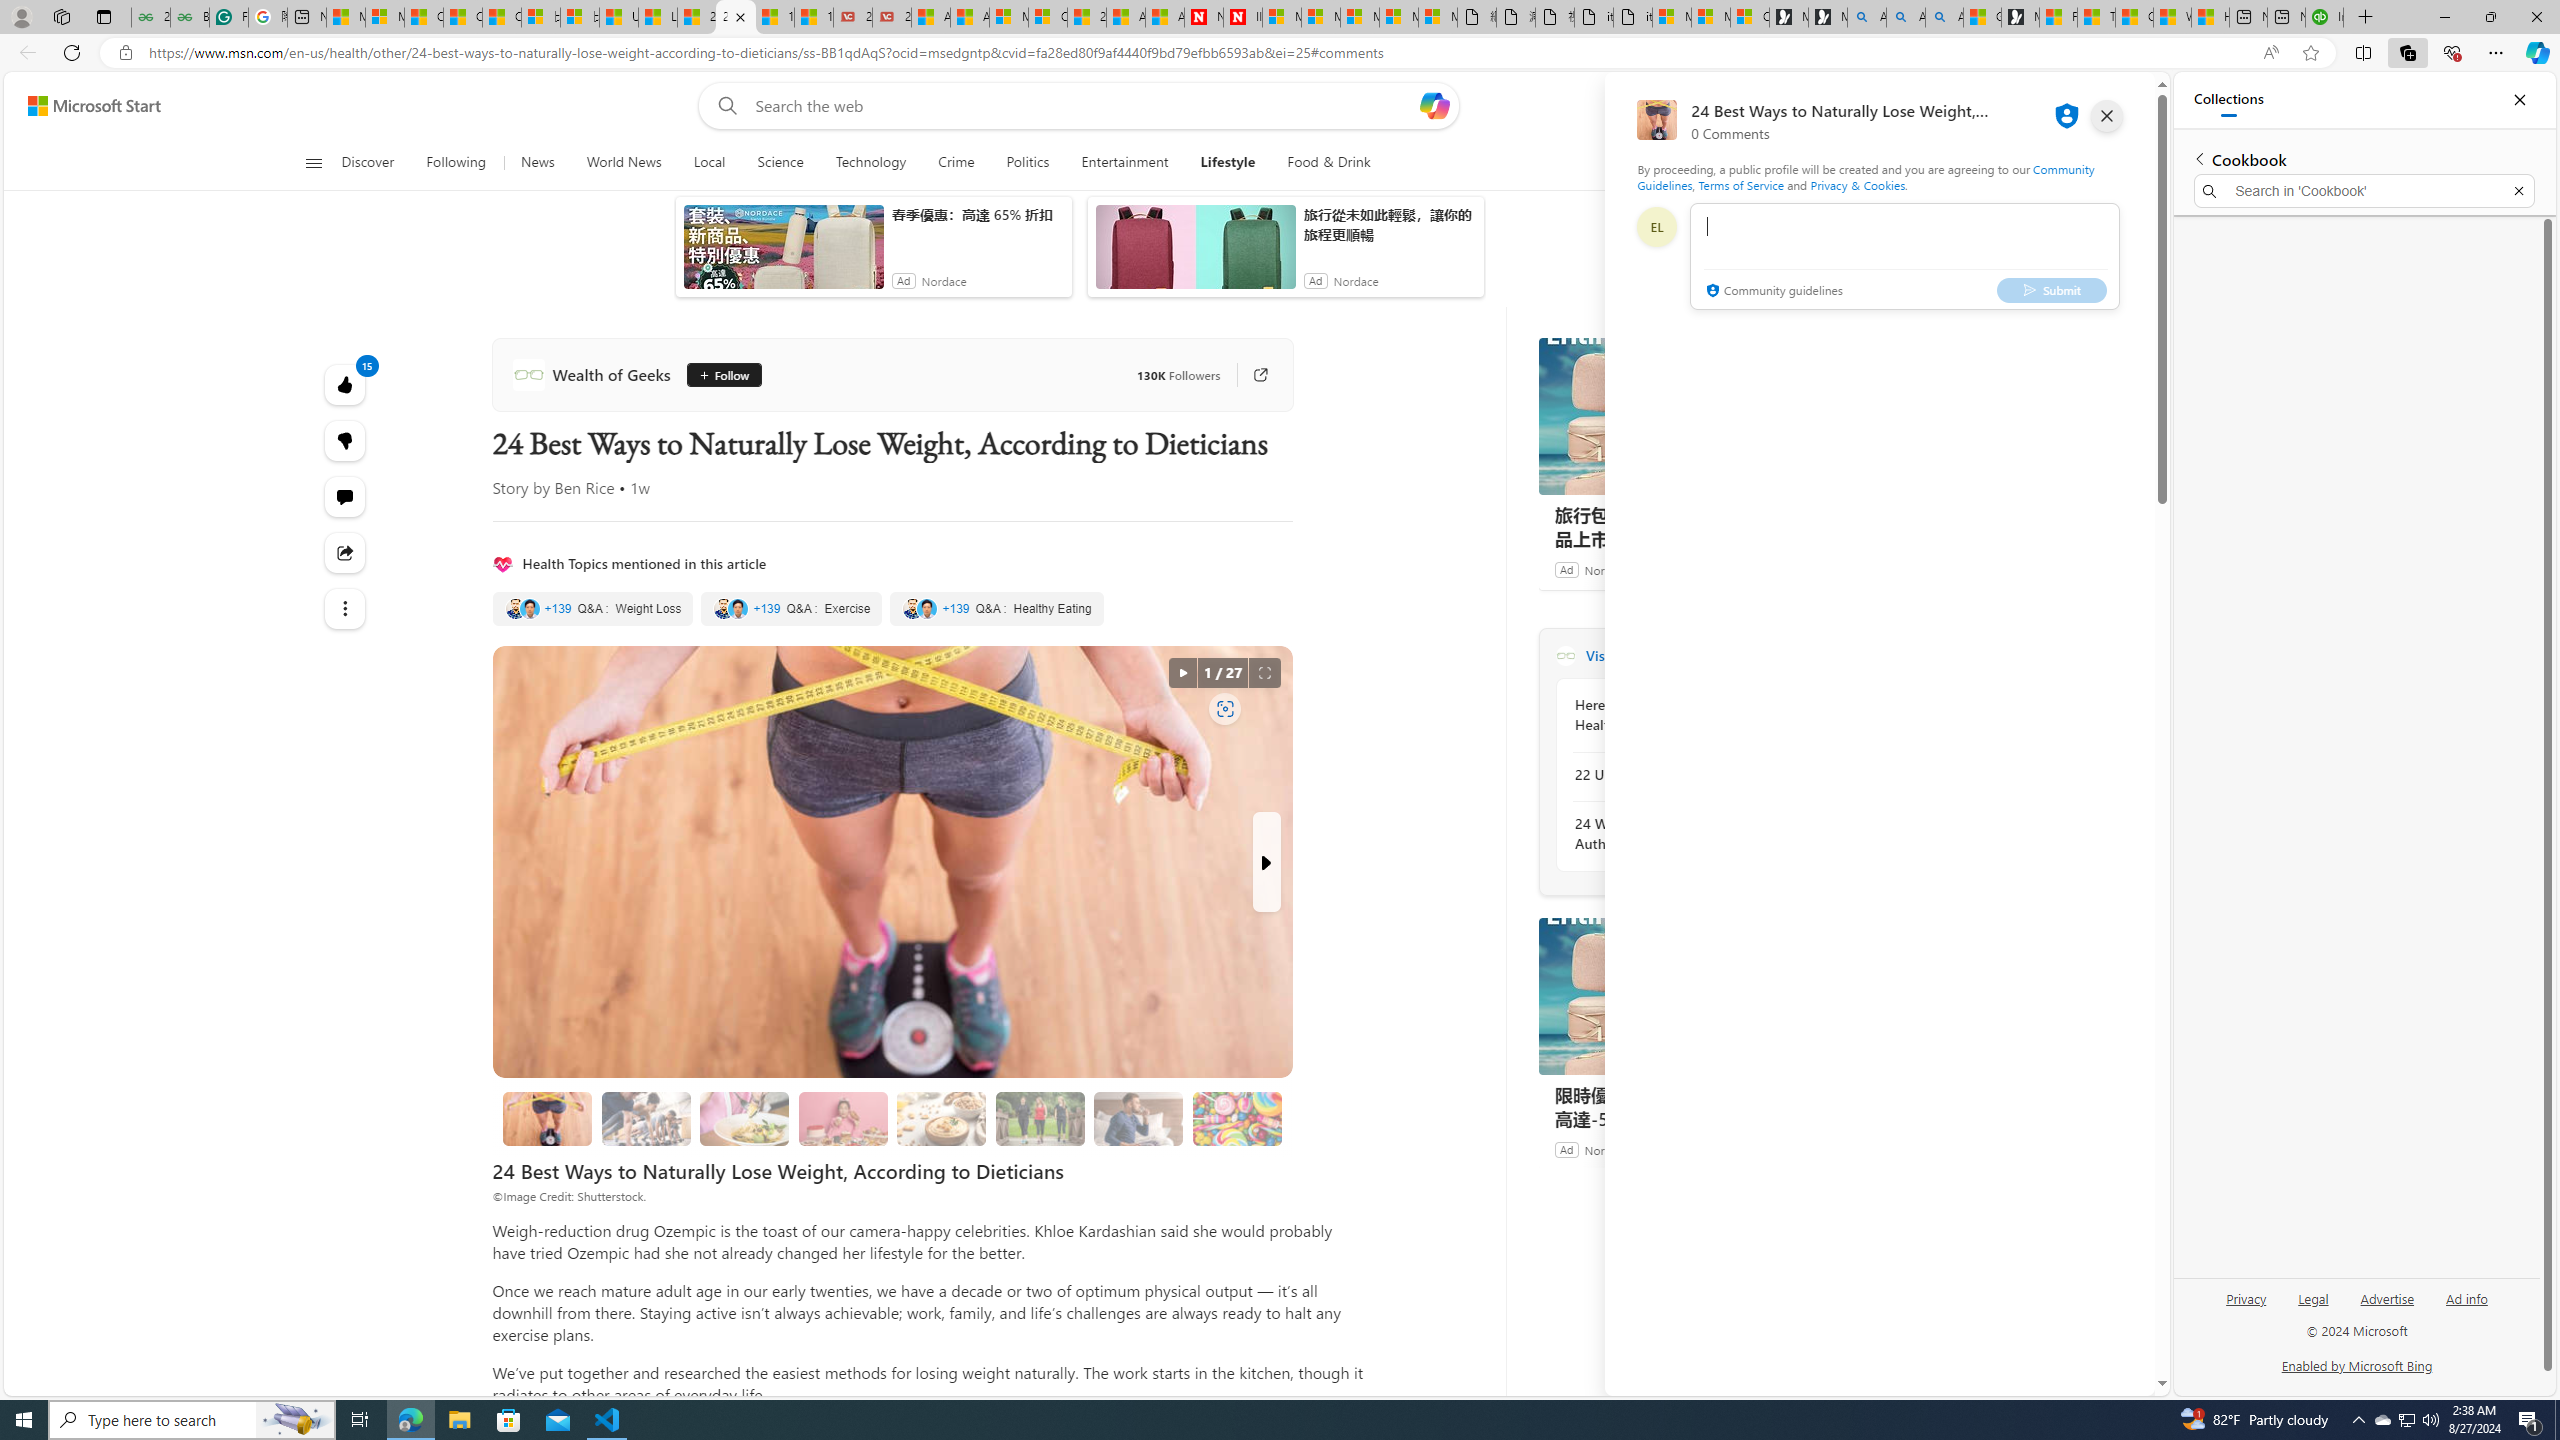 The image size is (2560, 1440). Describe the element at coordinates (228, 16) in the screenshot. I see `'Free AI Writing Assistance for Students | Grammarly'` at that location.